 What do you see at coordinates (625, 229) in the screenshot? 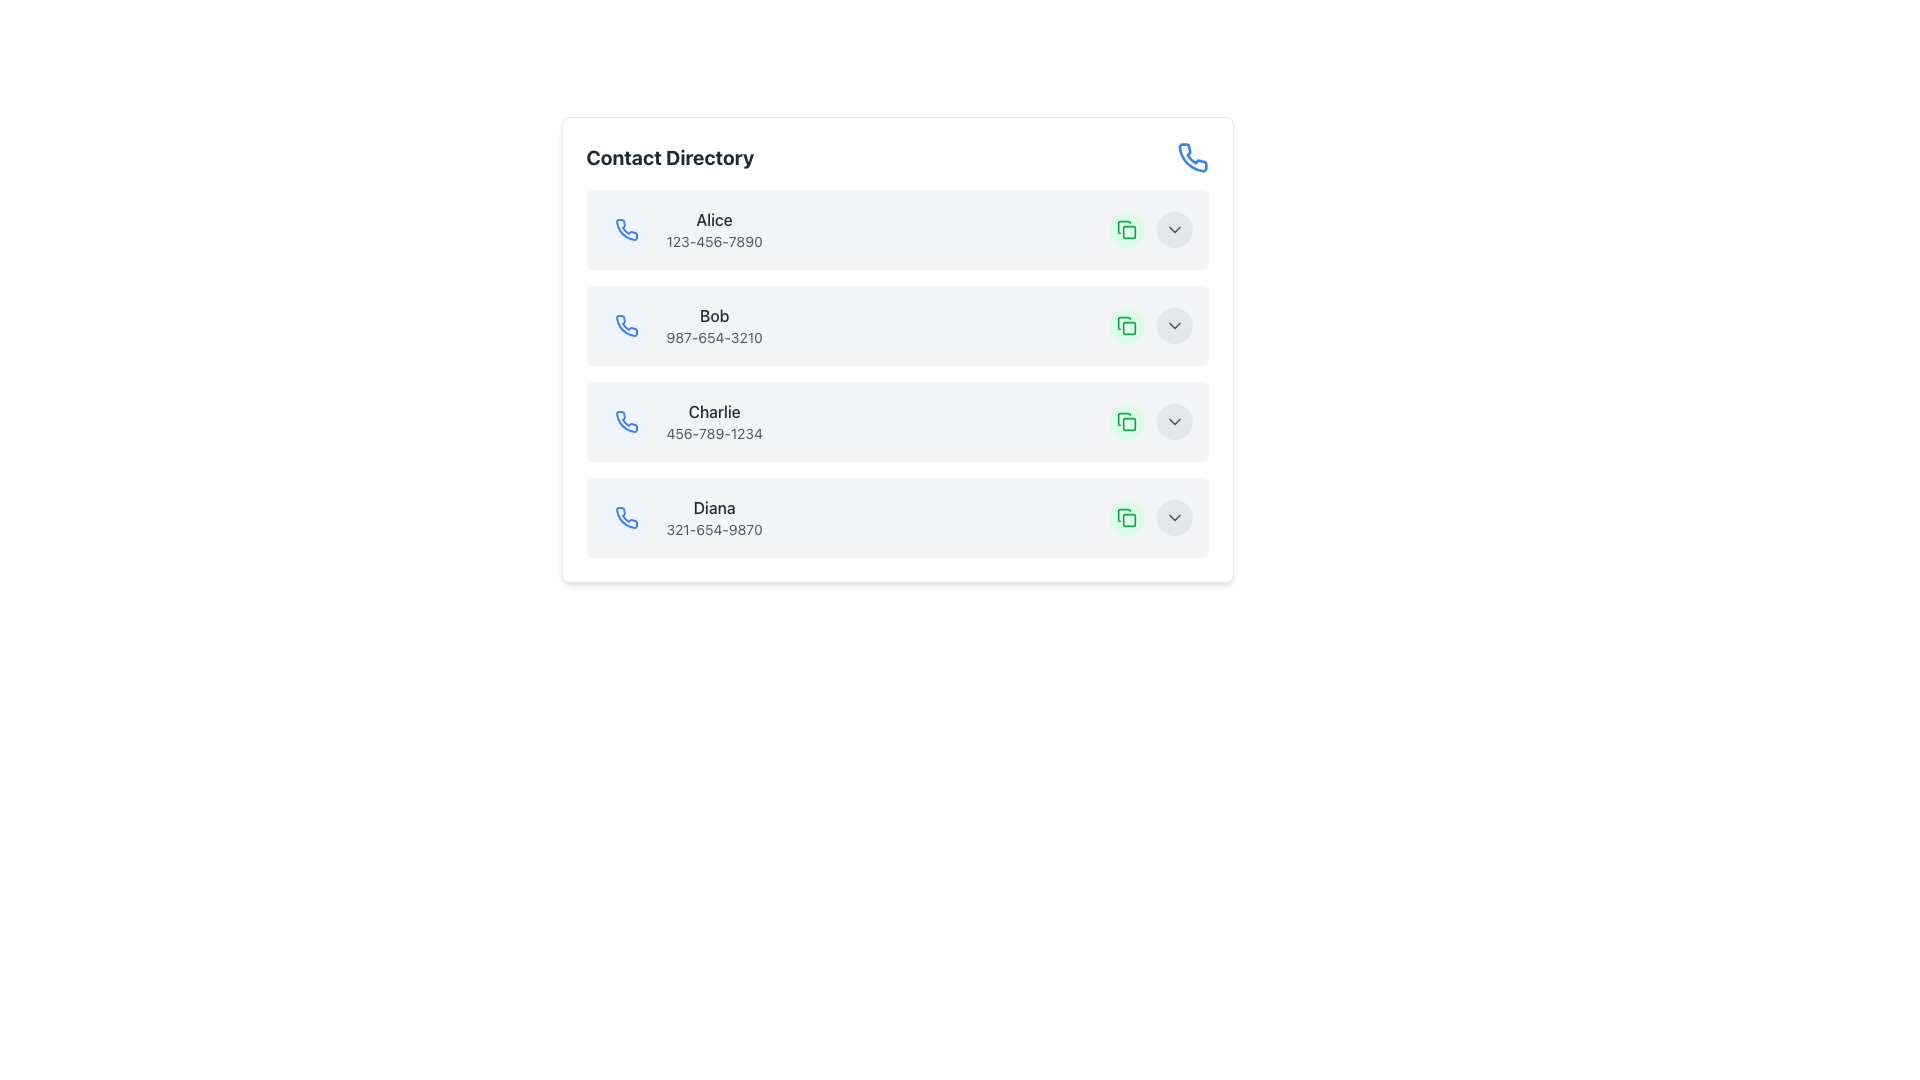
I see `the phone contact icon for Alice` at bounding box center [625, 229].